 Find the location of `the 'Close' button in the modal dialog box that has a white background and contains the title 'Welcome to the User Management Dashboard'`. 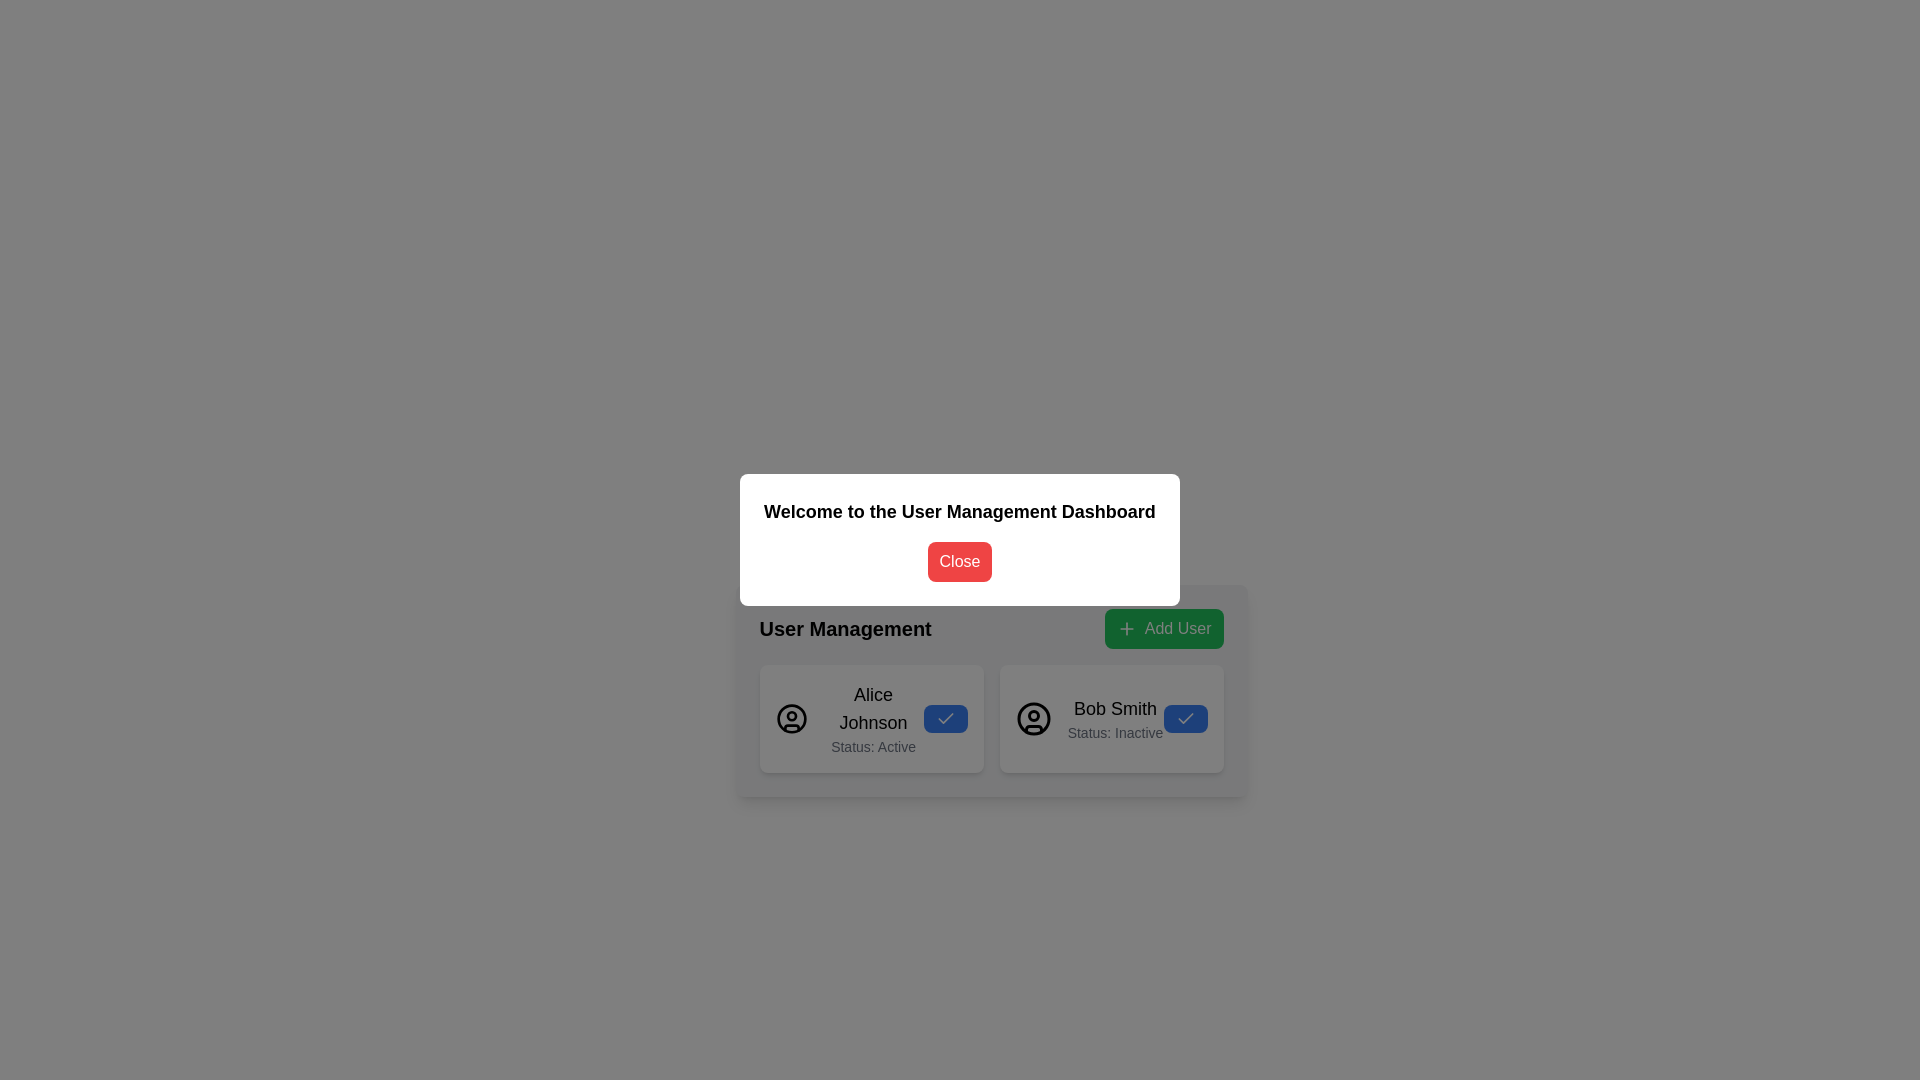

the 'Close' button in the modal dialog box that has a white background and contains the title 'Welcome to the User Management Dashboard' is located at coordinates (960, 540).